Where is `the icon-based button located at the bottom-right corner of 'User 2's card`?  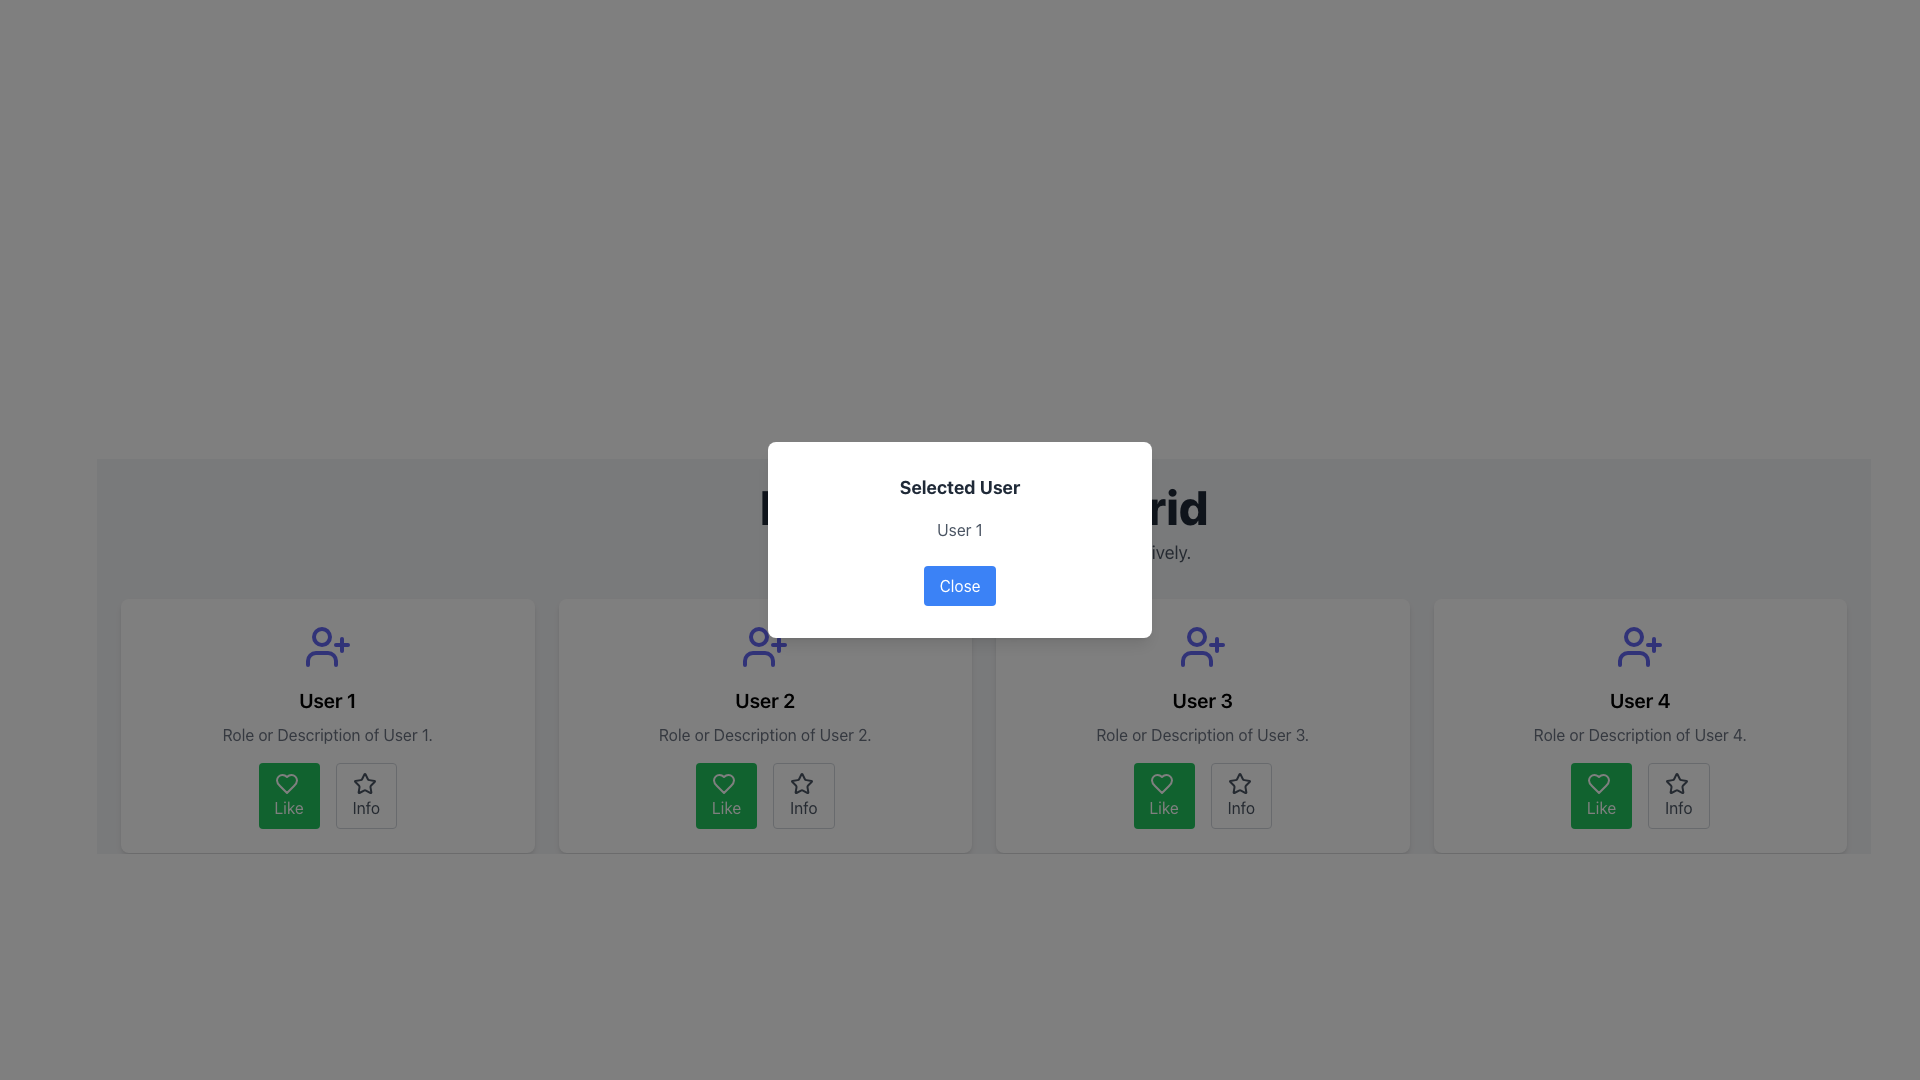
the icon-based button located at the bottom-right corner of 'User 2's card is located at coordinates (802, 782).